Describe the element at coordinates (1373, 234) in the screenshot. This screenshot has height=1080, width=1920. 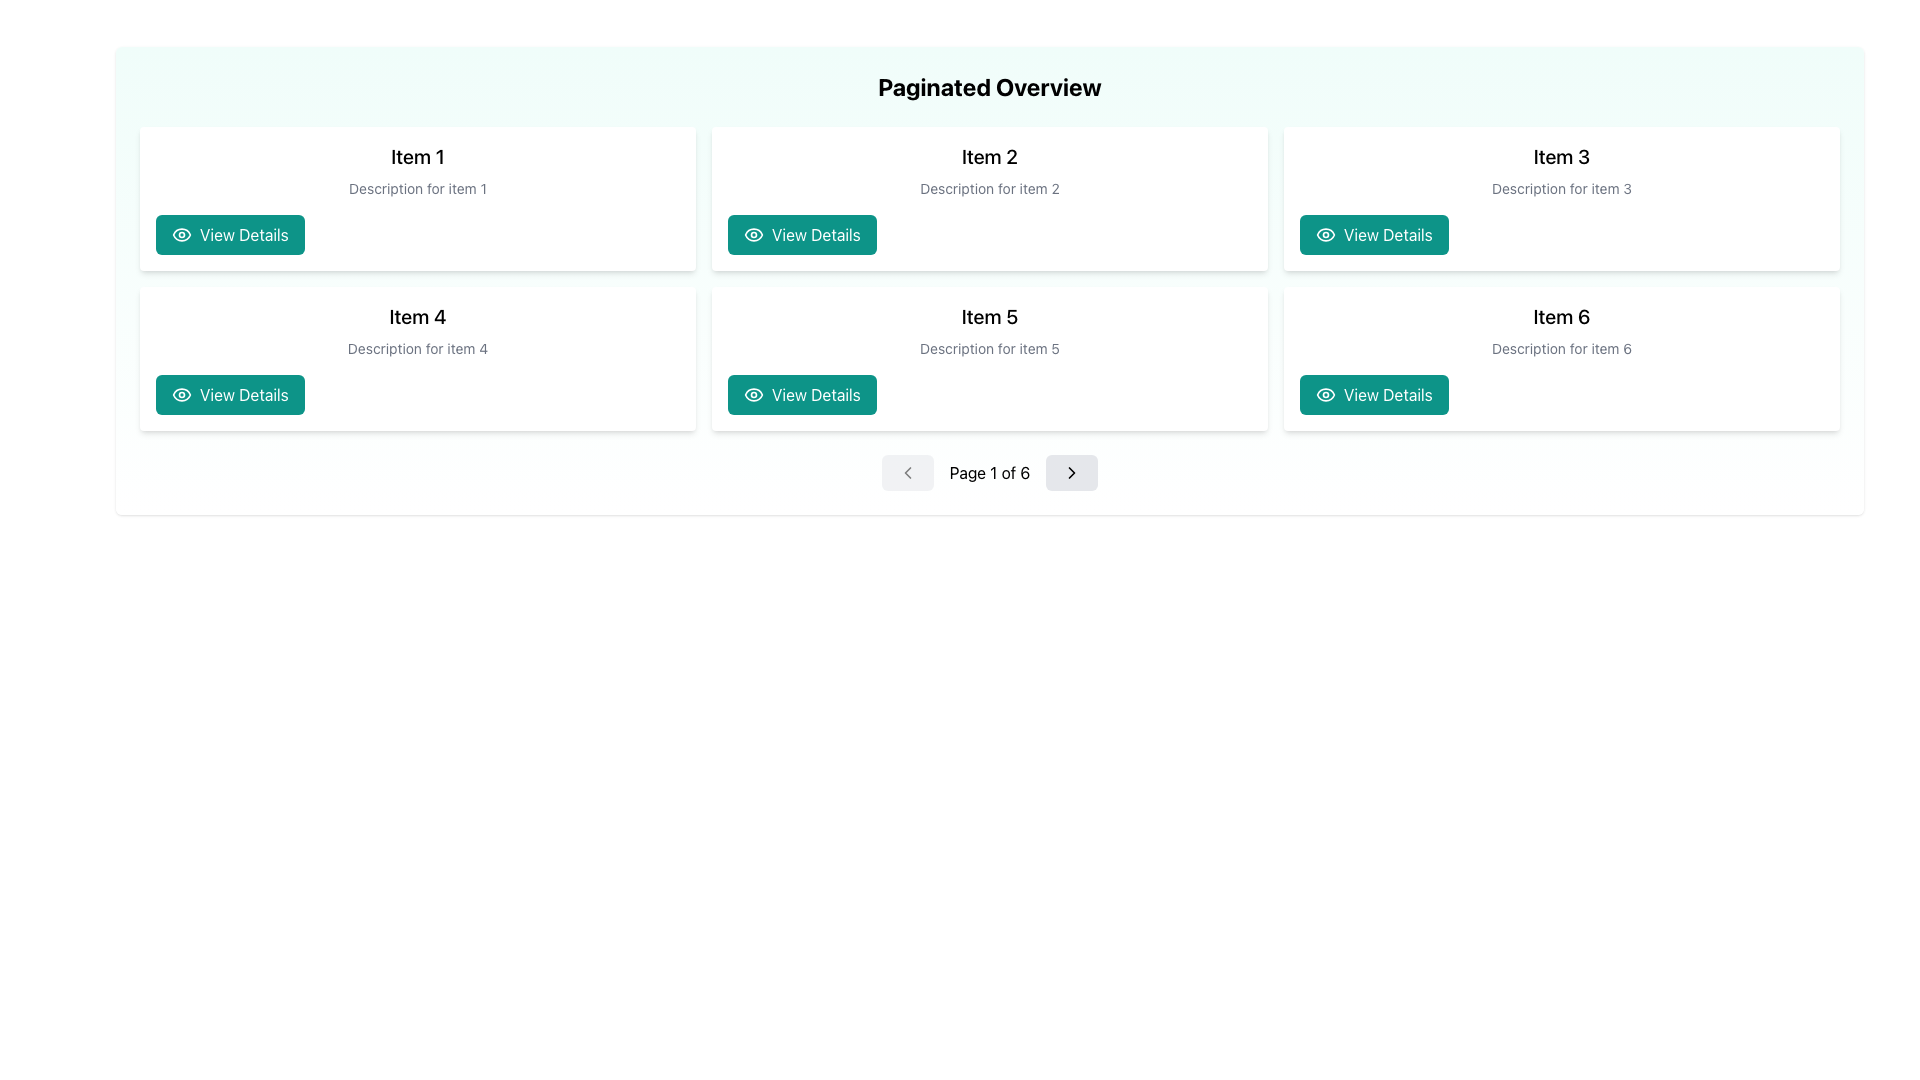
I see `the teal-colored 'View Details' button with an eye icon located in the bottom-right corner of the 'Item 3' card to activate hover effects` at that location.